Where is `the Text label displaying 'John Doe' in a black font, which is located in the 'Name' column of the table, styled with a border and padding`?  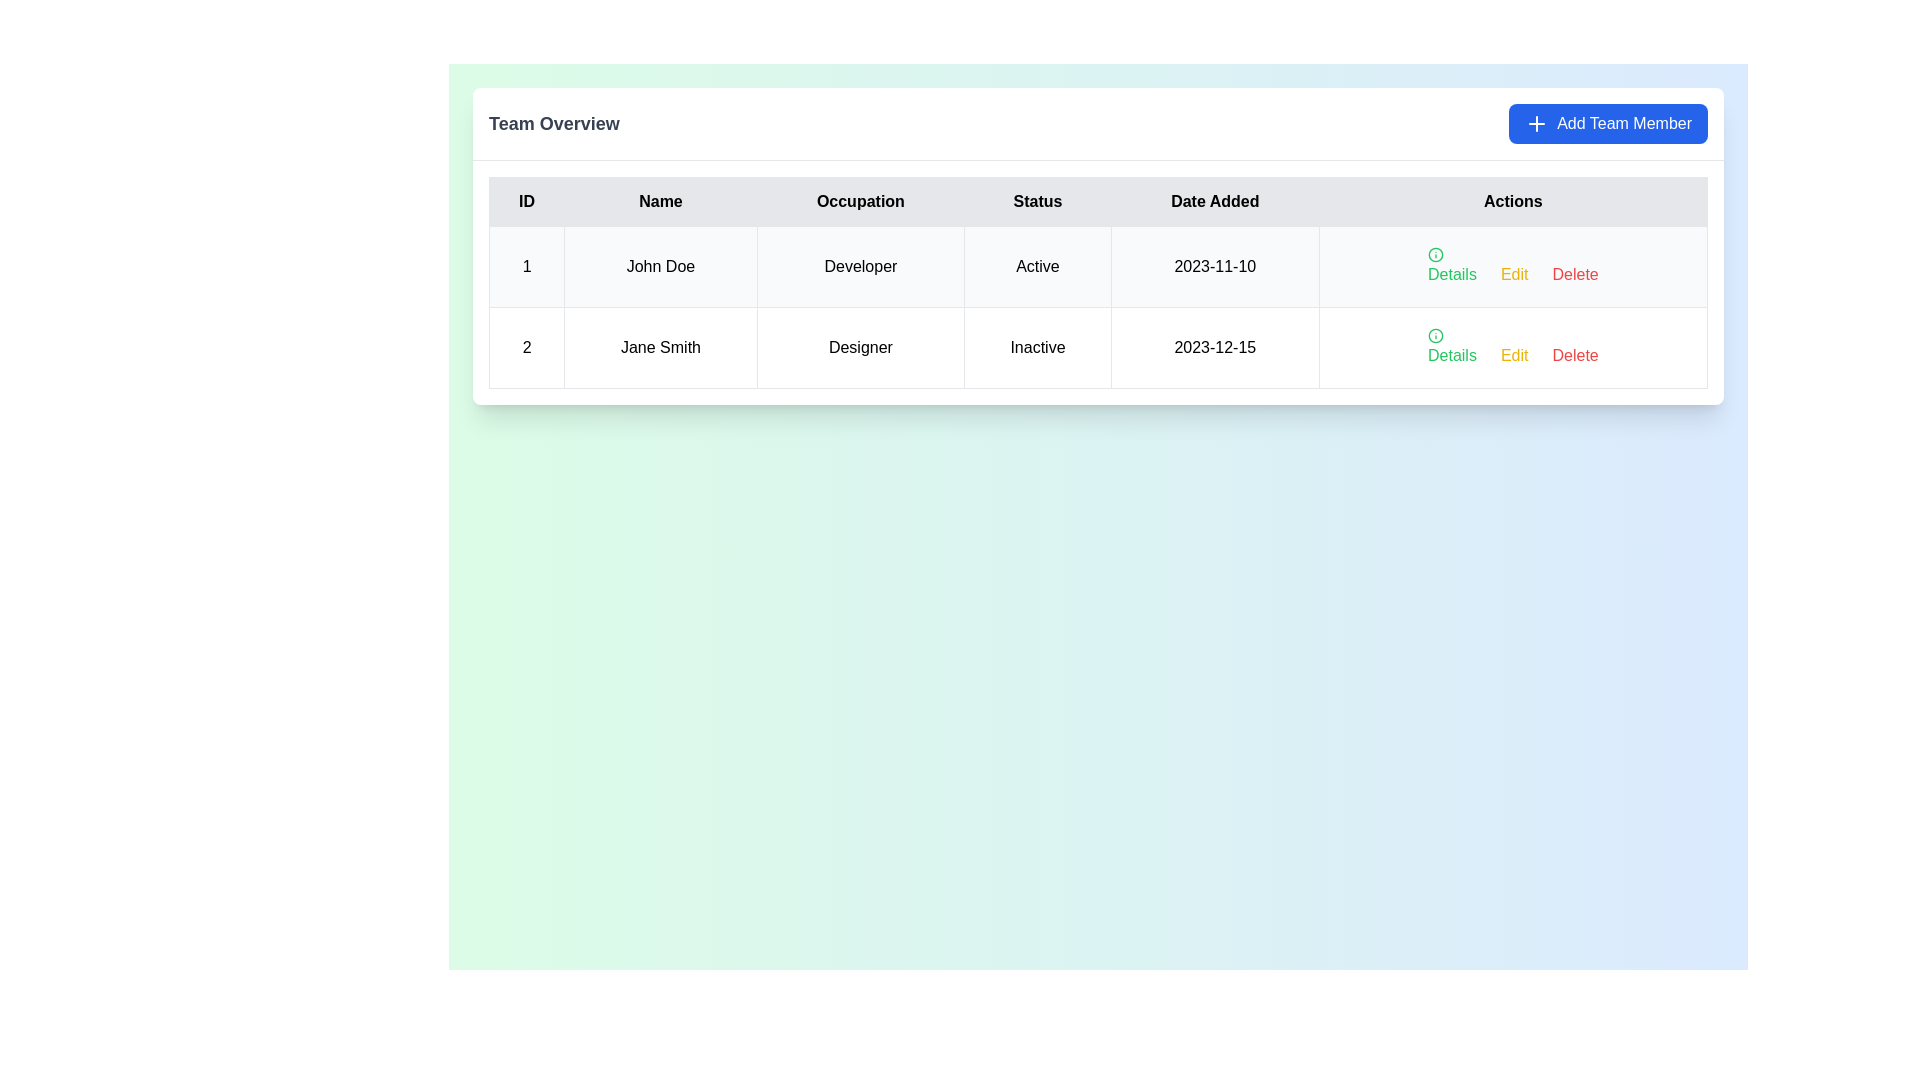 the Text label displaying 'John Doe' in a black font, which is located in the 'Name' column of the table, styled with a border and padding is located at coordinates (661, 265).